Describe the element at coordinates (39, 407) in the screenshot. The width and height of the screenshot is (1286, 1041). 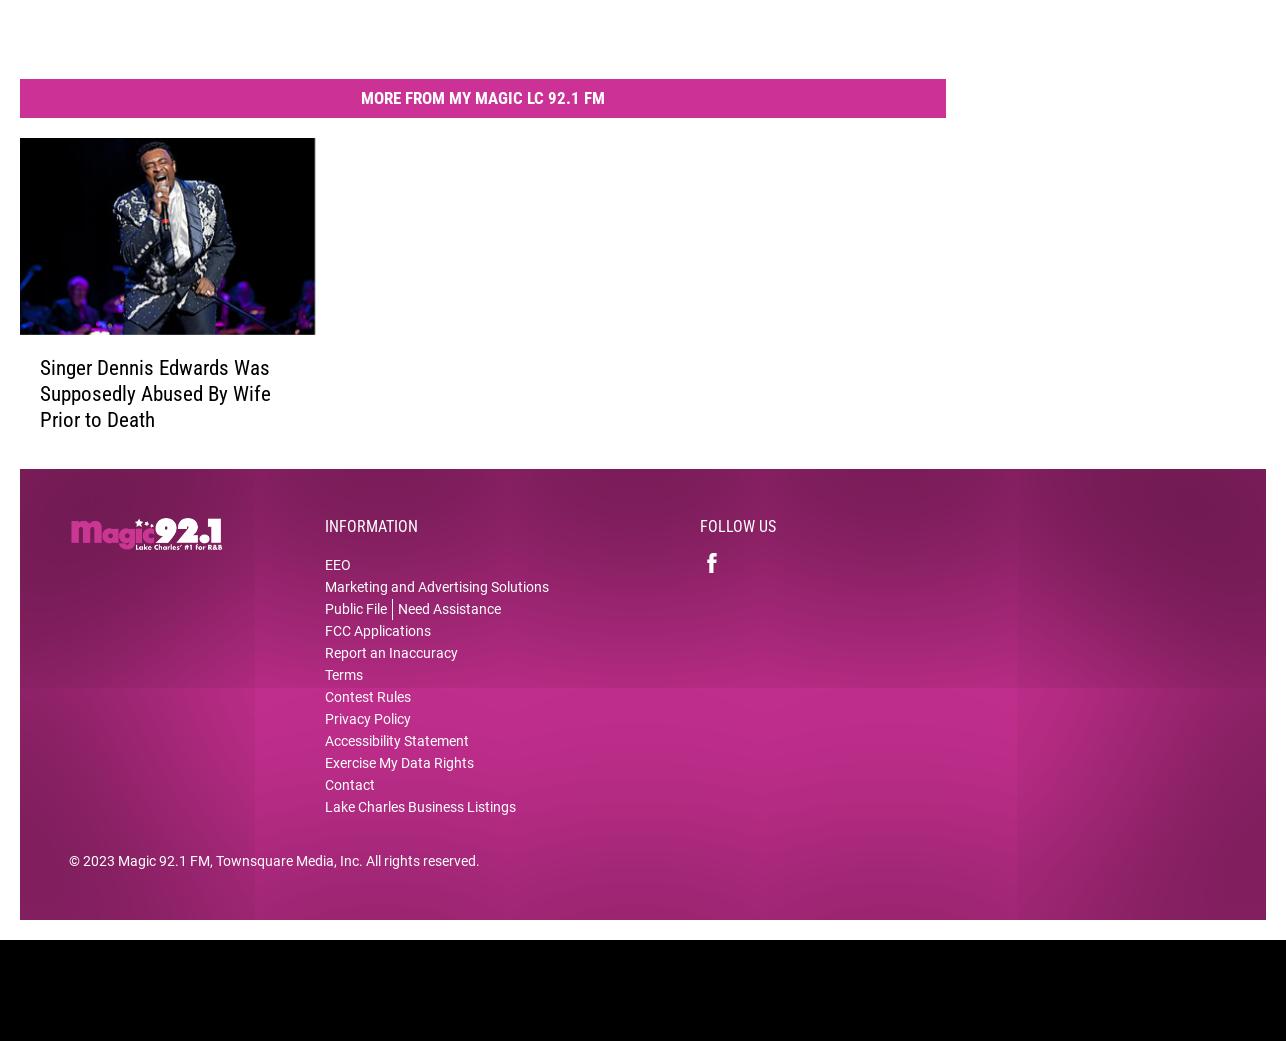
I see `'Singer Dennis Edwards Was Supposedly Abused By Wife Prior to Death'` at that location.